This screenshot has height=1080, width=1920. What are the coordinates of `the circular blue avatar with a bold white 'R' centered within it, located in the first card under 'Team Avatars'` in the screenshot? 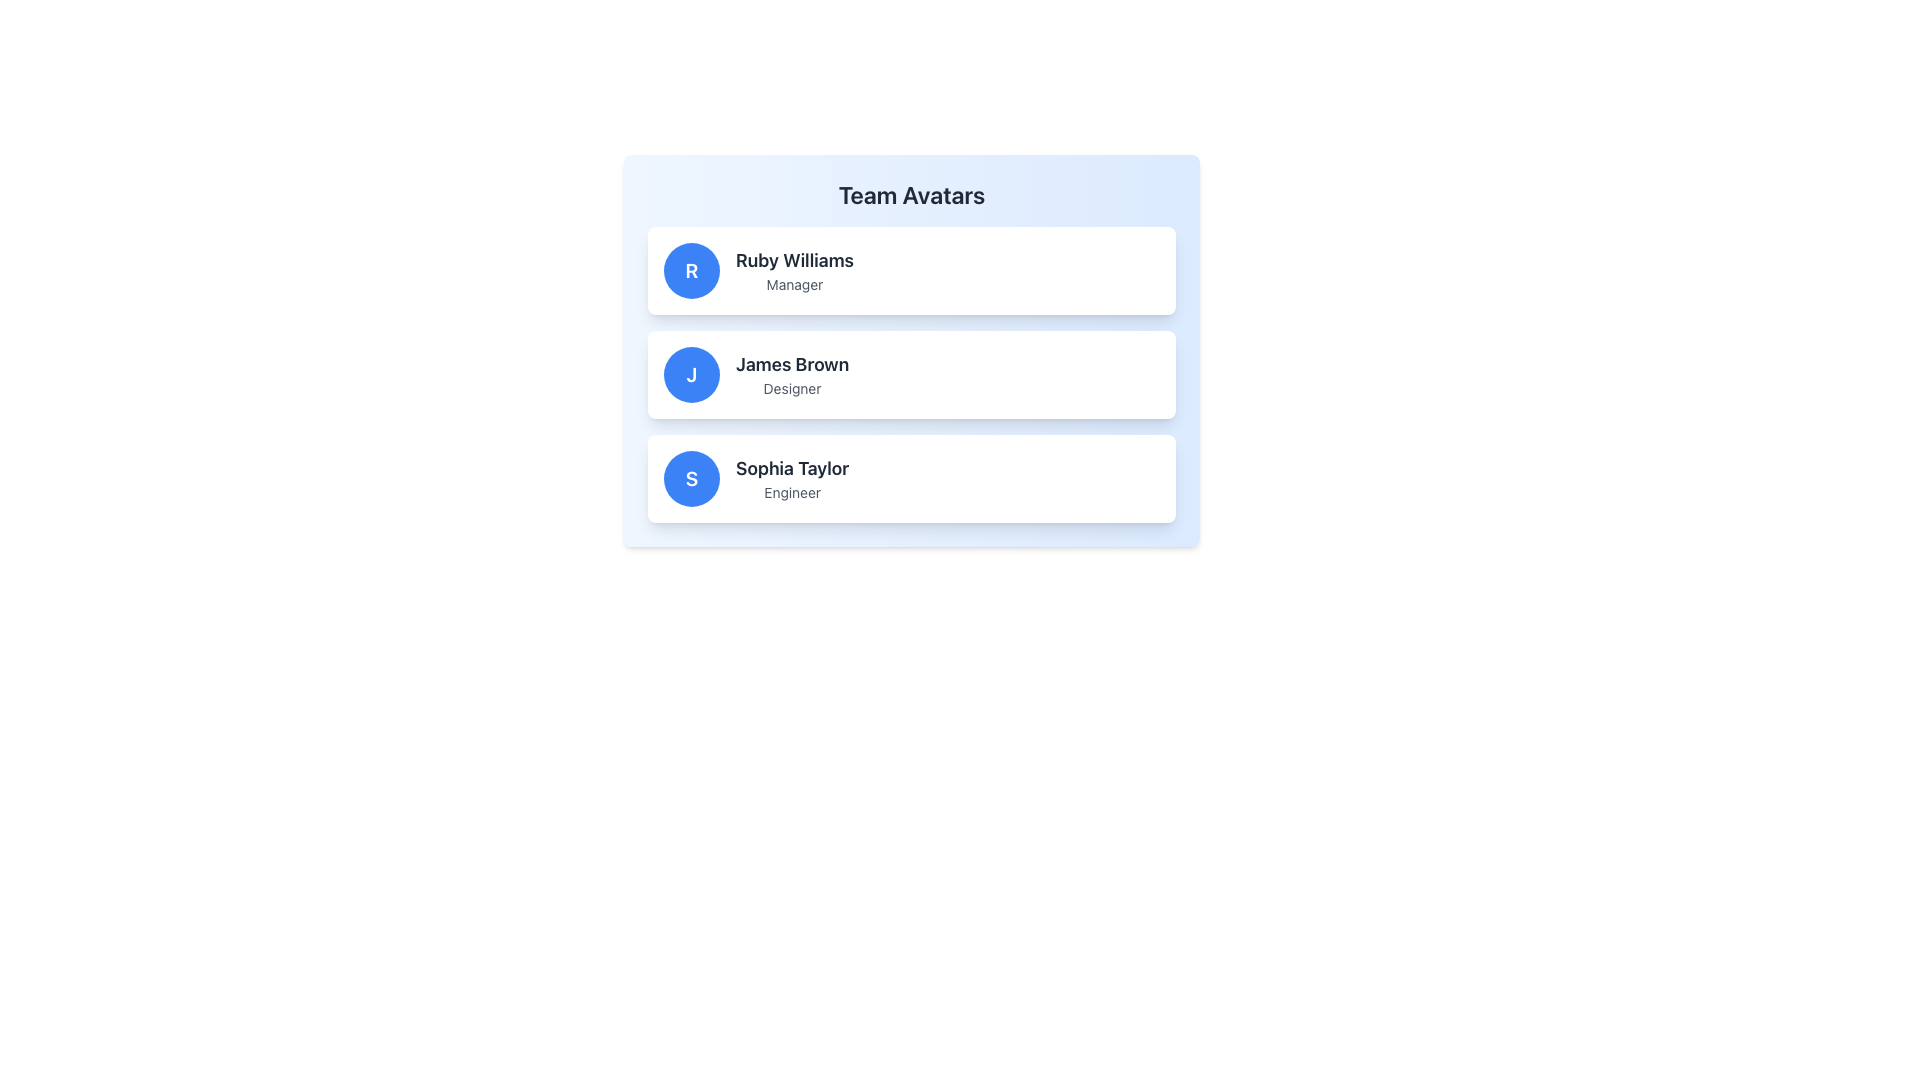 It's located at (691, 270).